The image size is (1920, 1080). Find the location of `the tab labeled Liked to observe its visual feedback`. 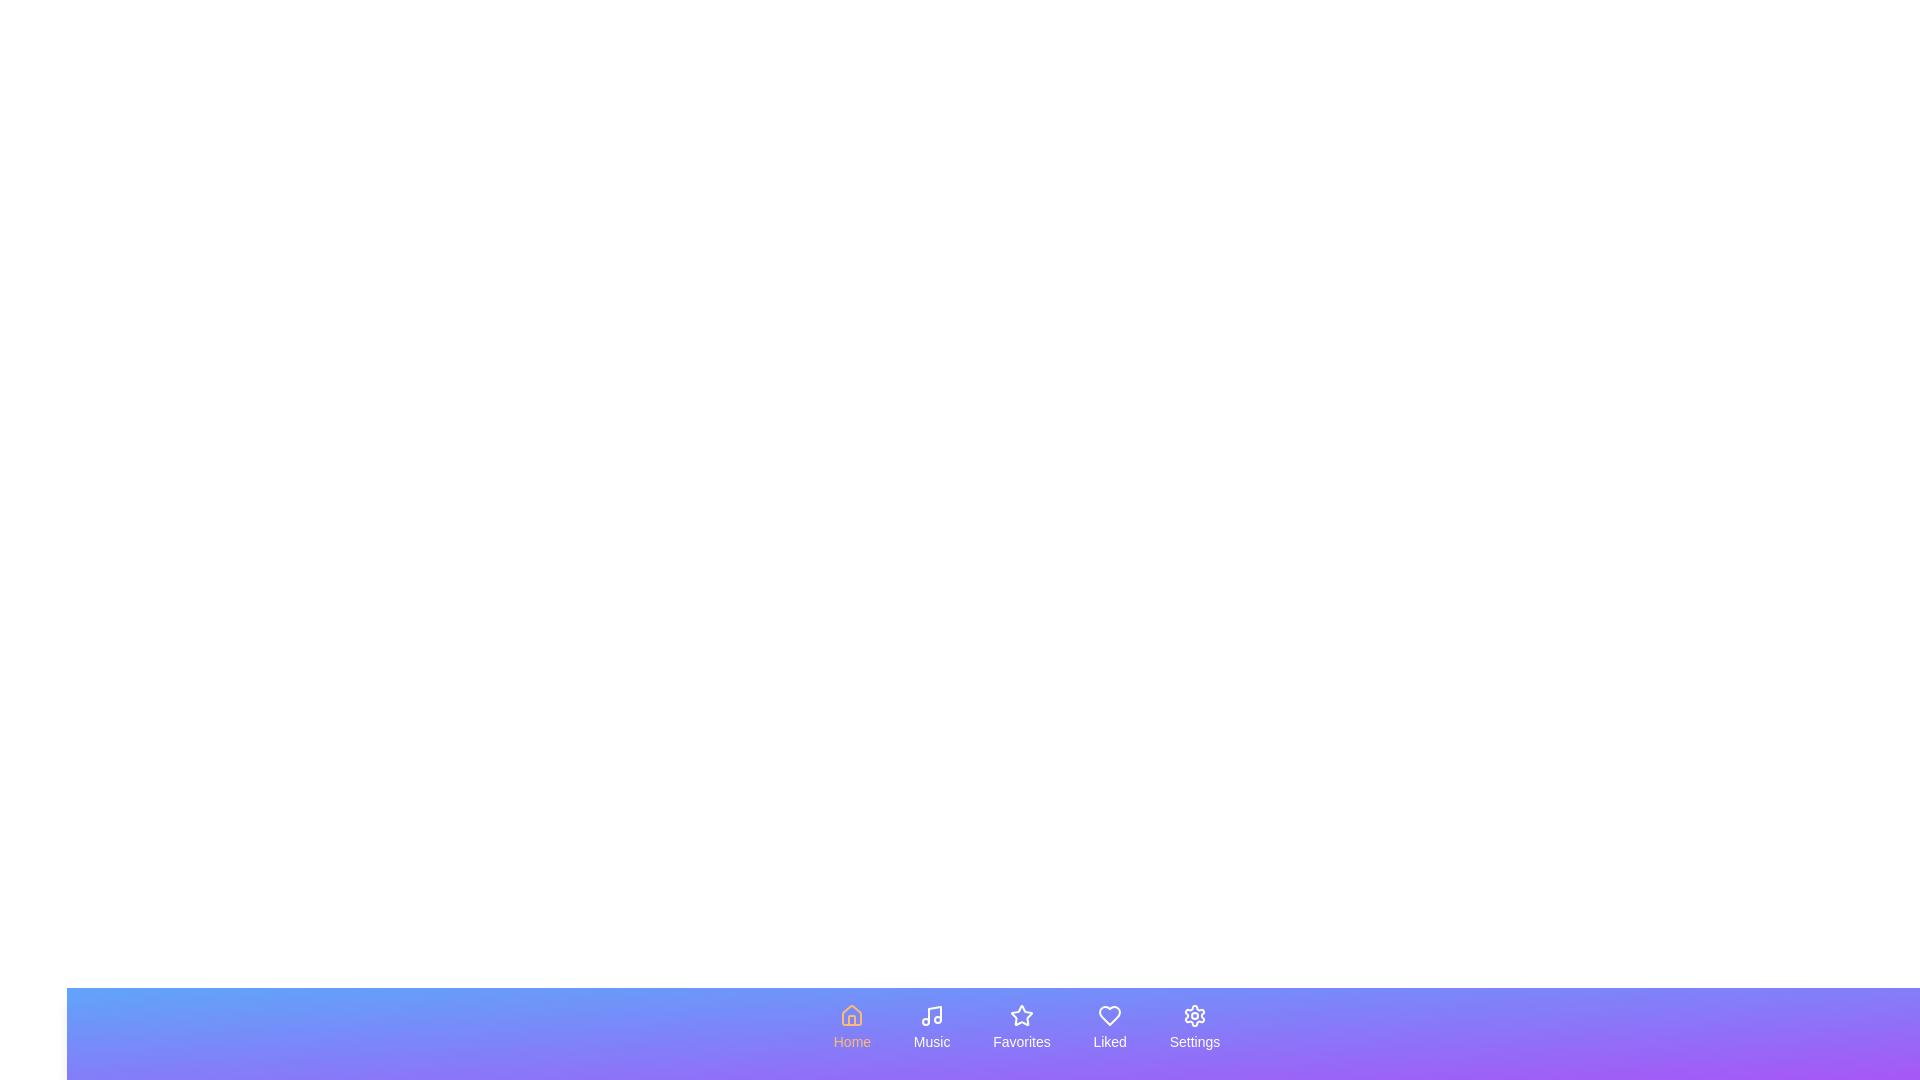

the tab labeled Liked to observe its visual feedback is located at coordinates (1108, 1028).